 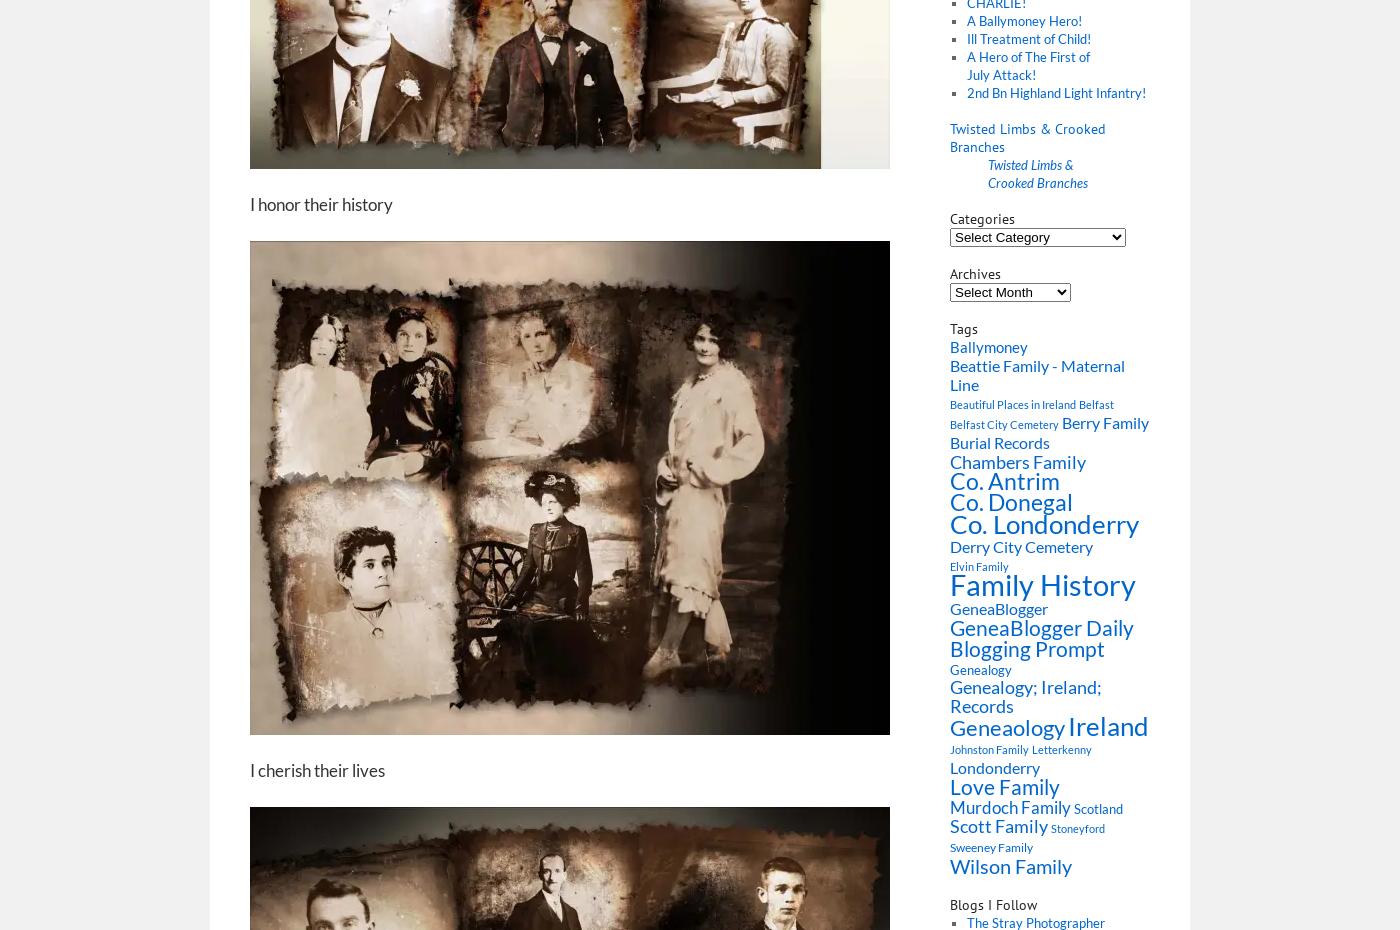 I want to click on 'Beattie Family - Maternal Line', so click(x=1037, y=373).